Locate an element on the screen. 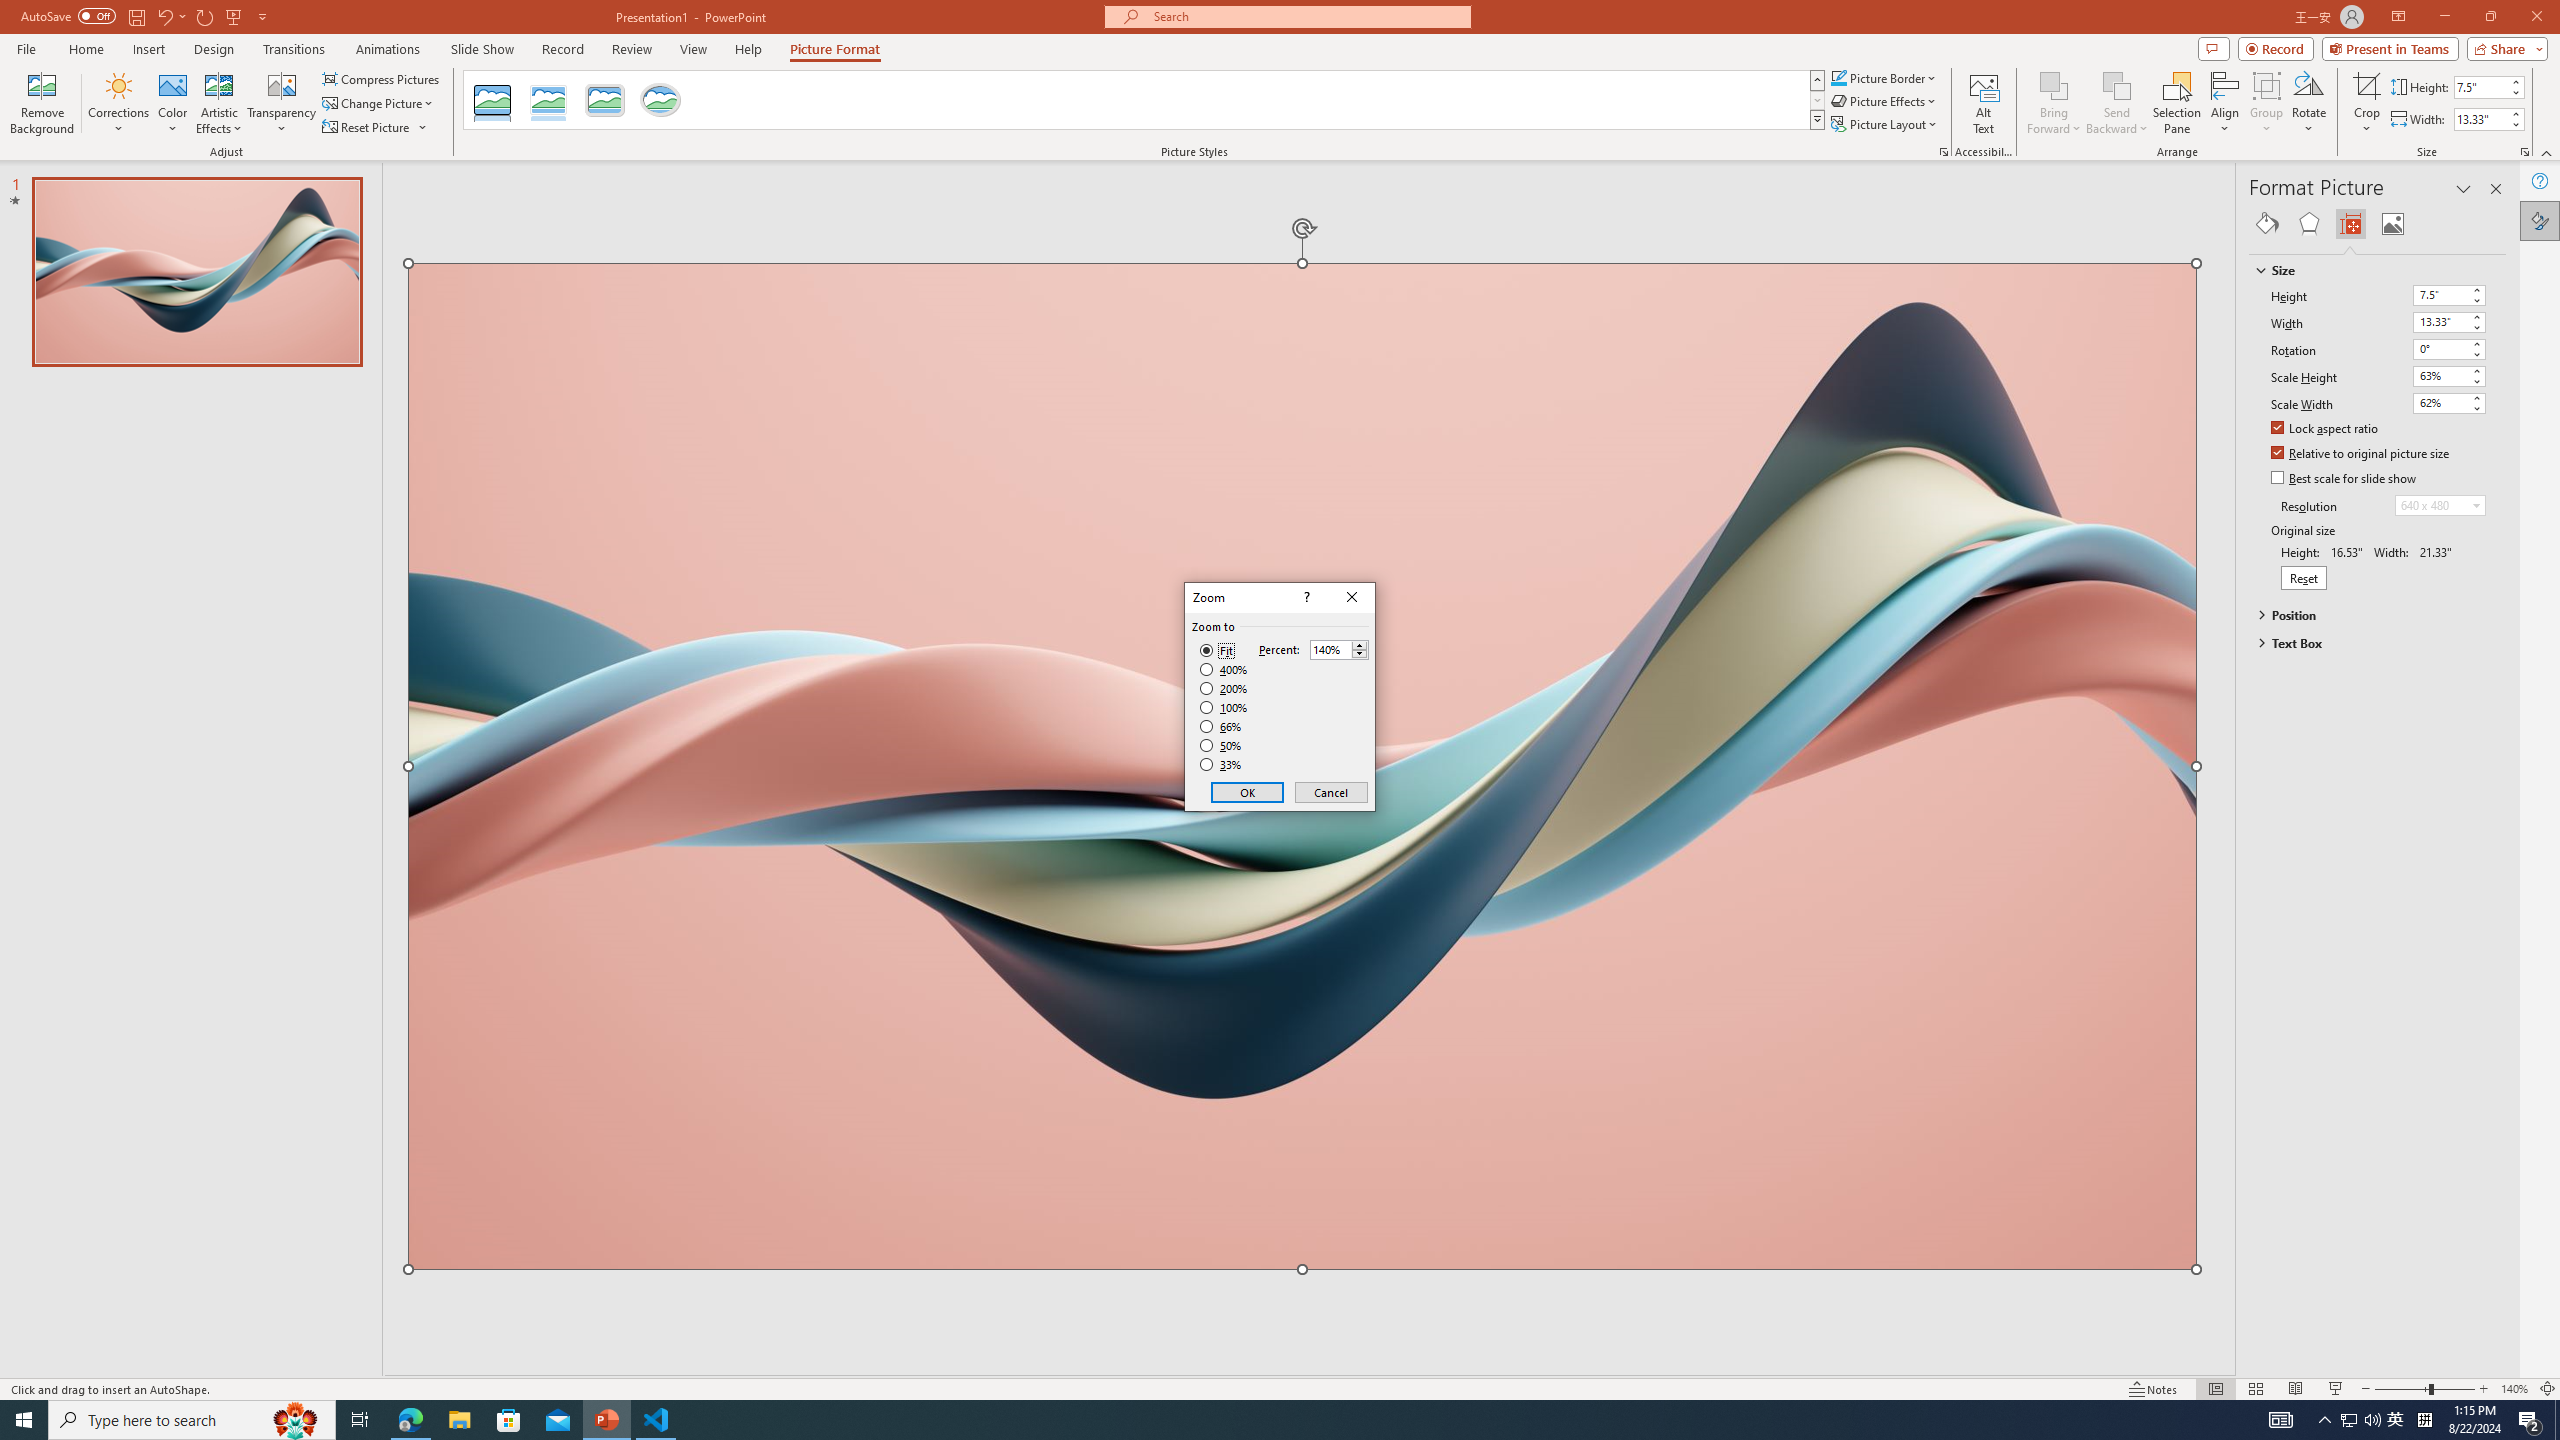 This screenshot has height=1440, width=2560. 'Artistic Effects' is located at coordinates (220, 103).